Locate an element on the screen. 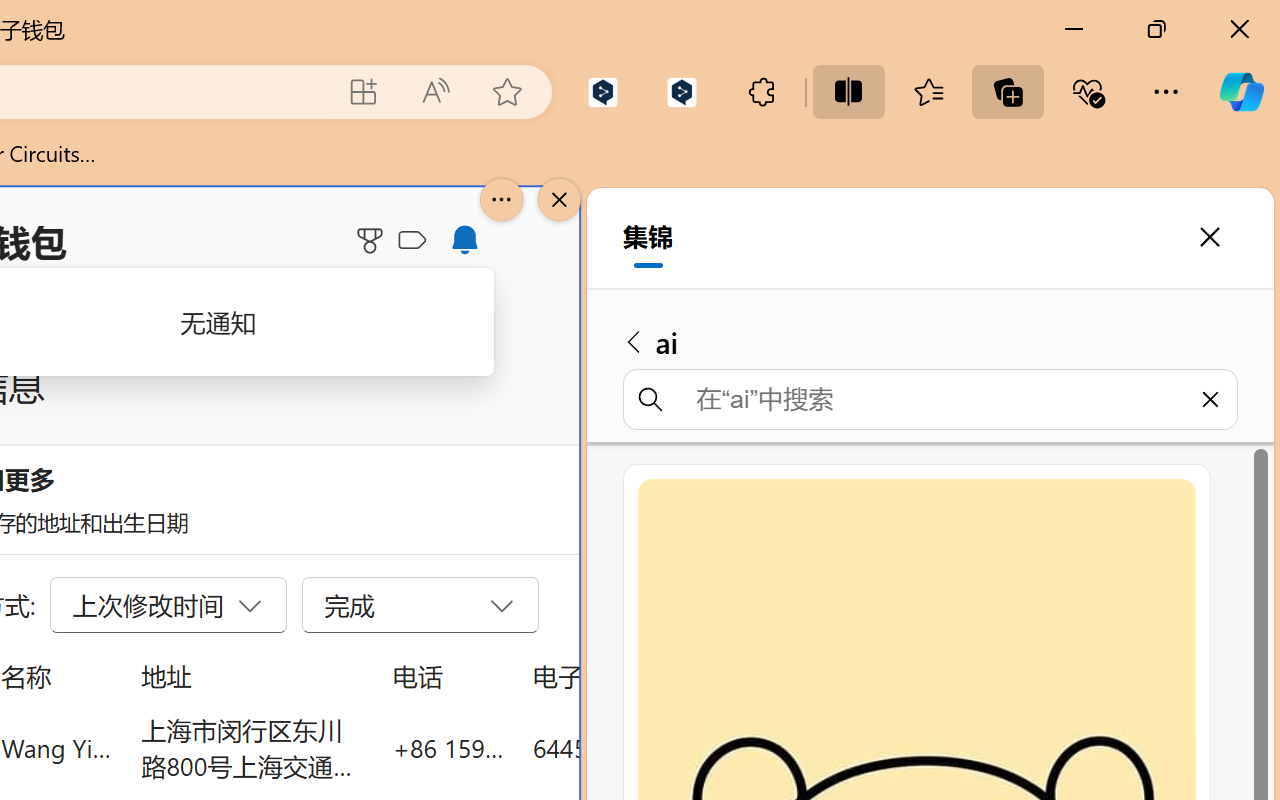  'Class: ___1lmltc5 f1agt3bx f12qytpq' is located at coordinates (411, 240).